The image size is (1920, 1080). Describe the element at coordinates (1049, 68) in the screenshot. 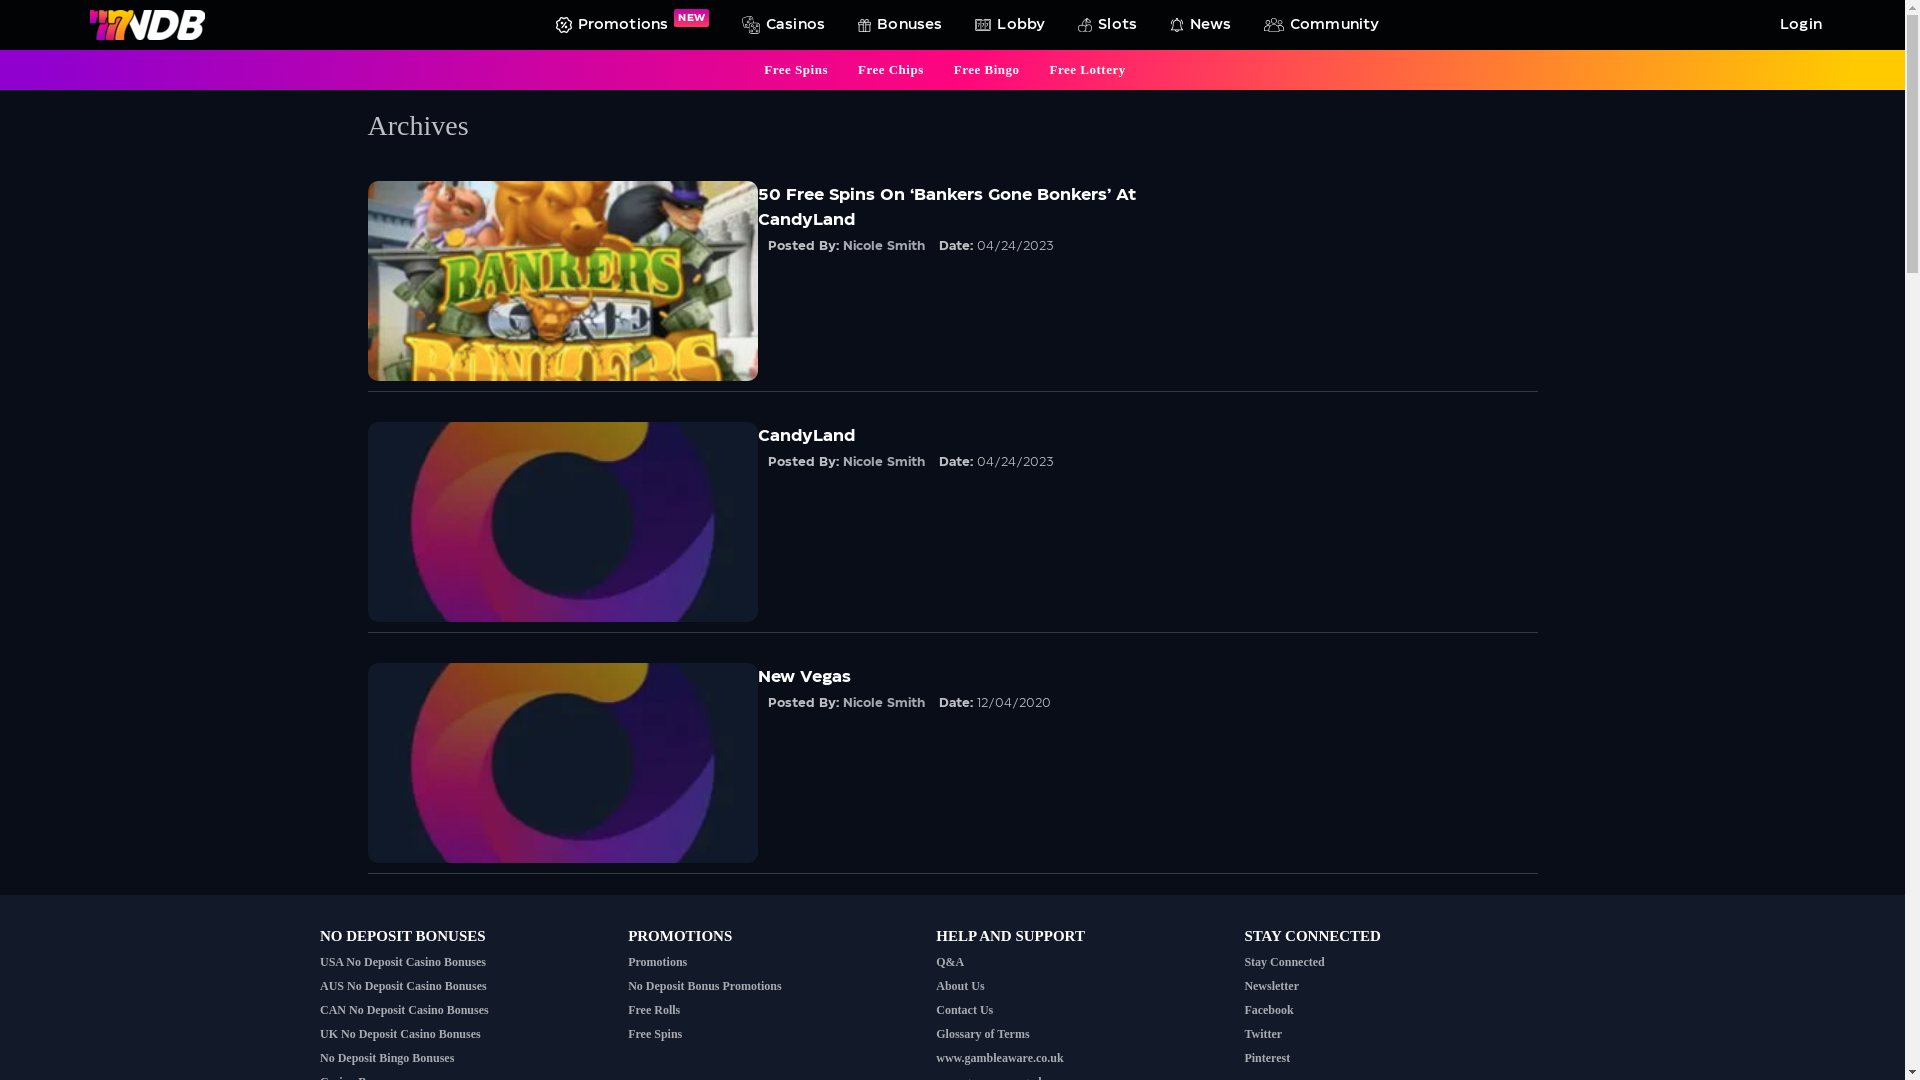

I see `'Free Lottery'` at that location.